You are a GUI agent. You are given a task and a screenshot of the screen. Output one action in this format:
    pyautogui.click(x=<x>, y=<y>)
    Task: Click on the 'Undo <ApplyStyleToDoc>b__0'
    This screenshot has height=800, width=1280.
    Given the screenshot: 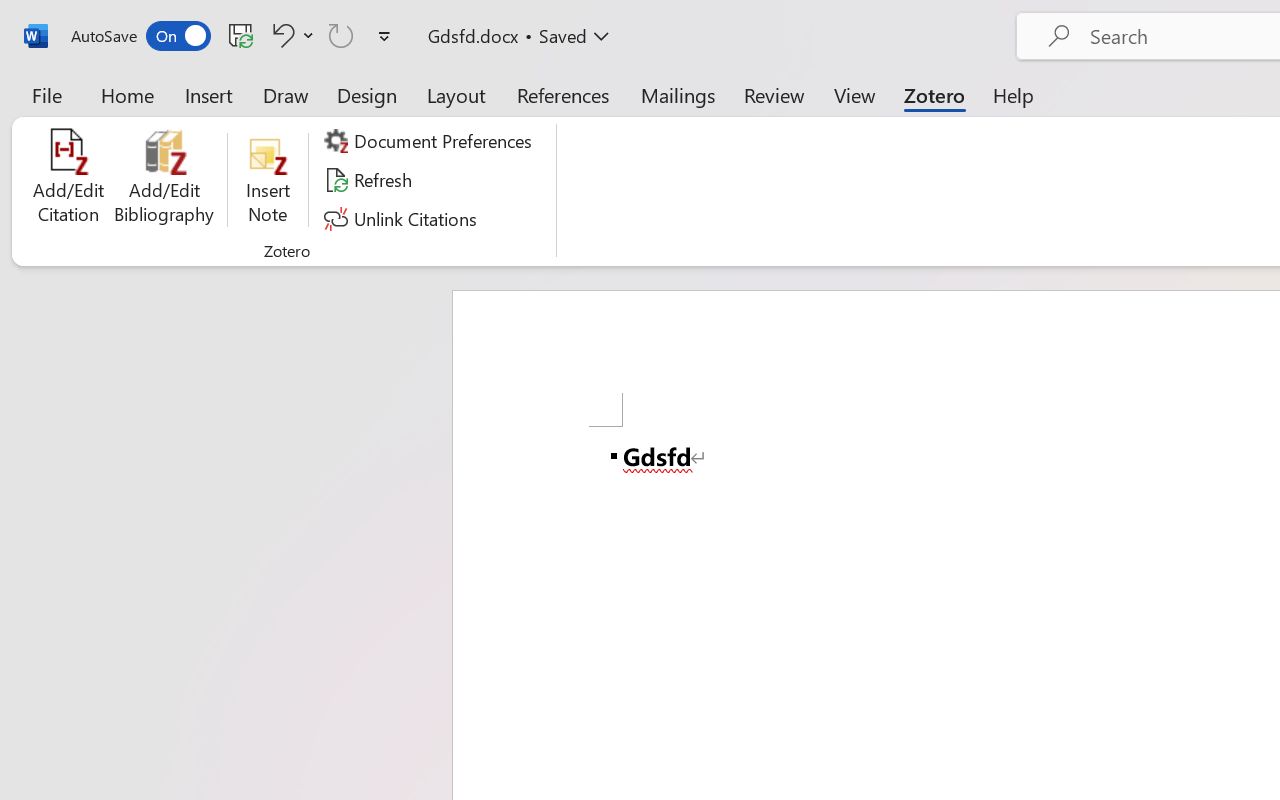 What is the action you would take?
    pyautogui.click(x=279, y=34)
    